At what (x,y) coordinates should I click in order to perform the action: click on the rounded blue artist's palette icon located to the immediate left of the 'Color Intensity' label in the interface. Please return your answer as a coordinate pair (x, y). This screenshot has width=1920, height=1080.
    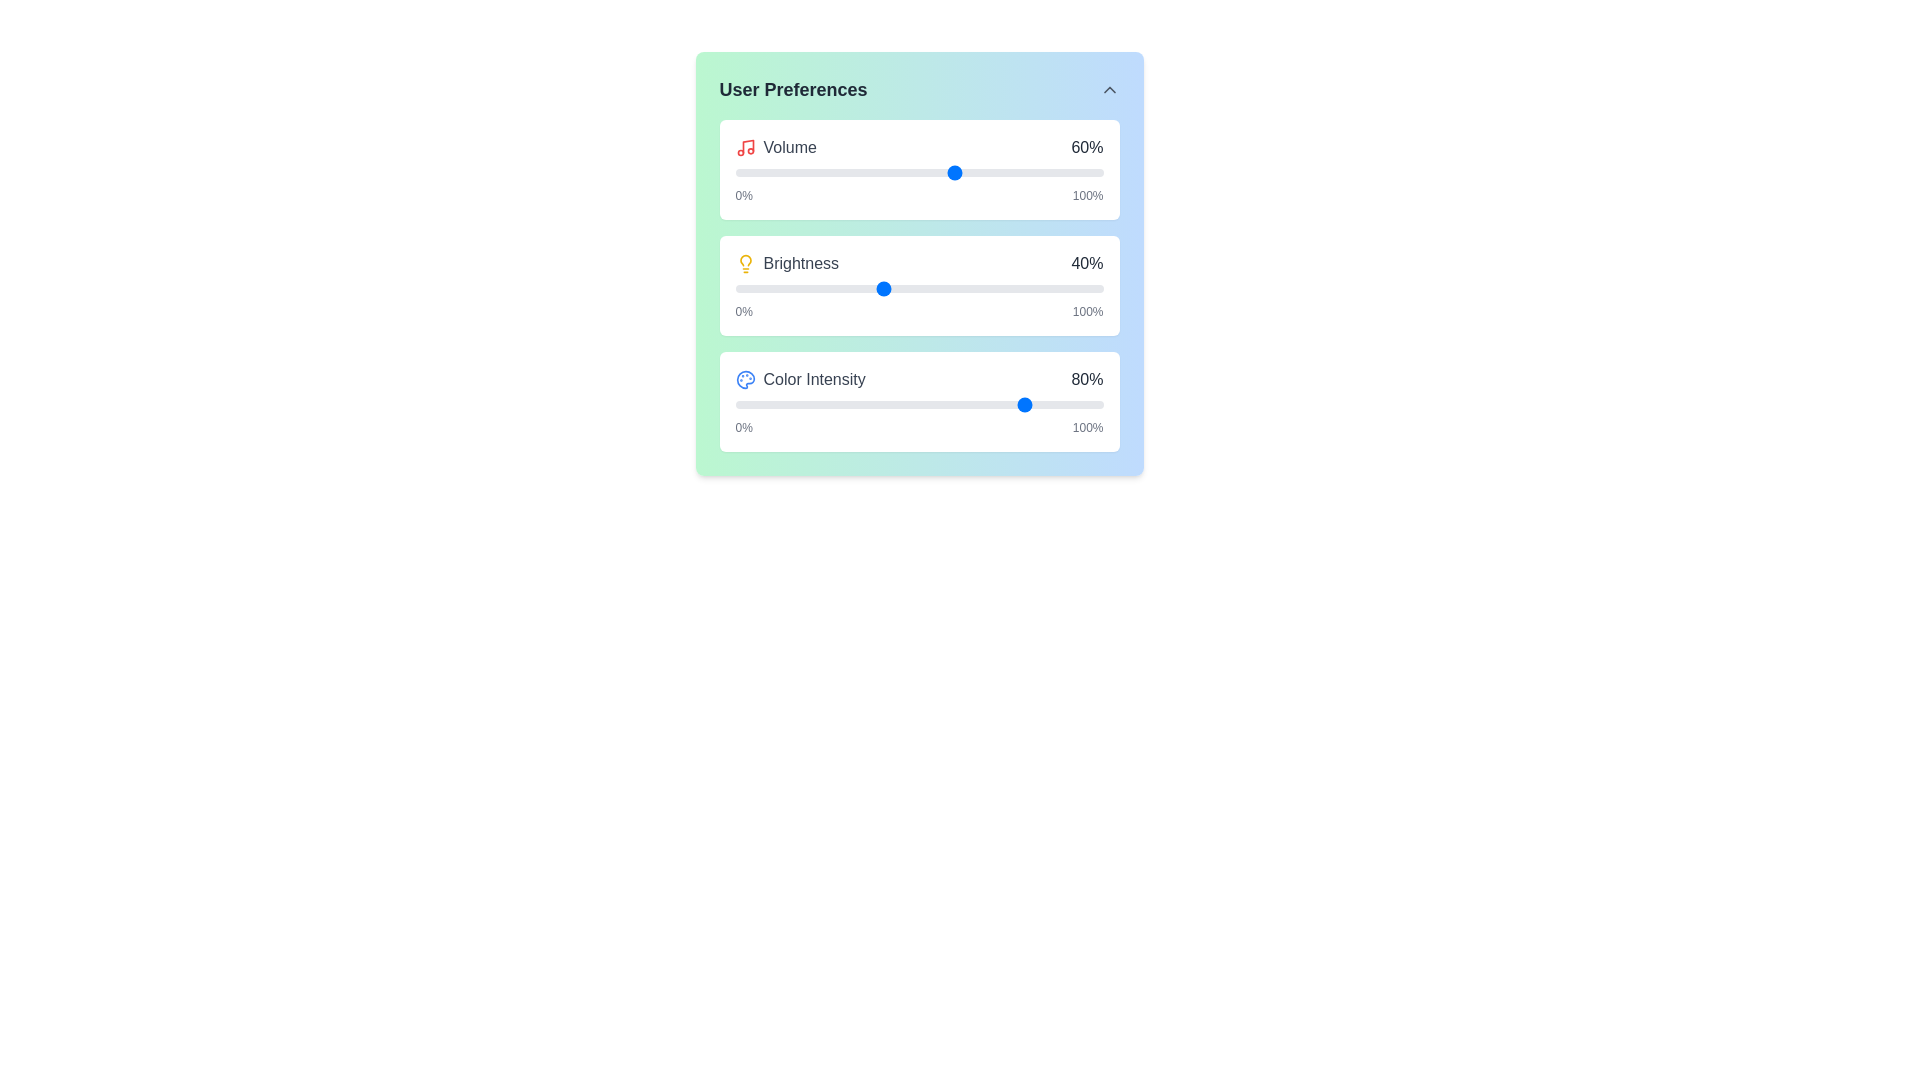
    Looking at the image, I should click on (744, 380).